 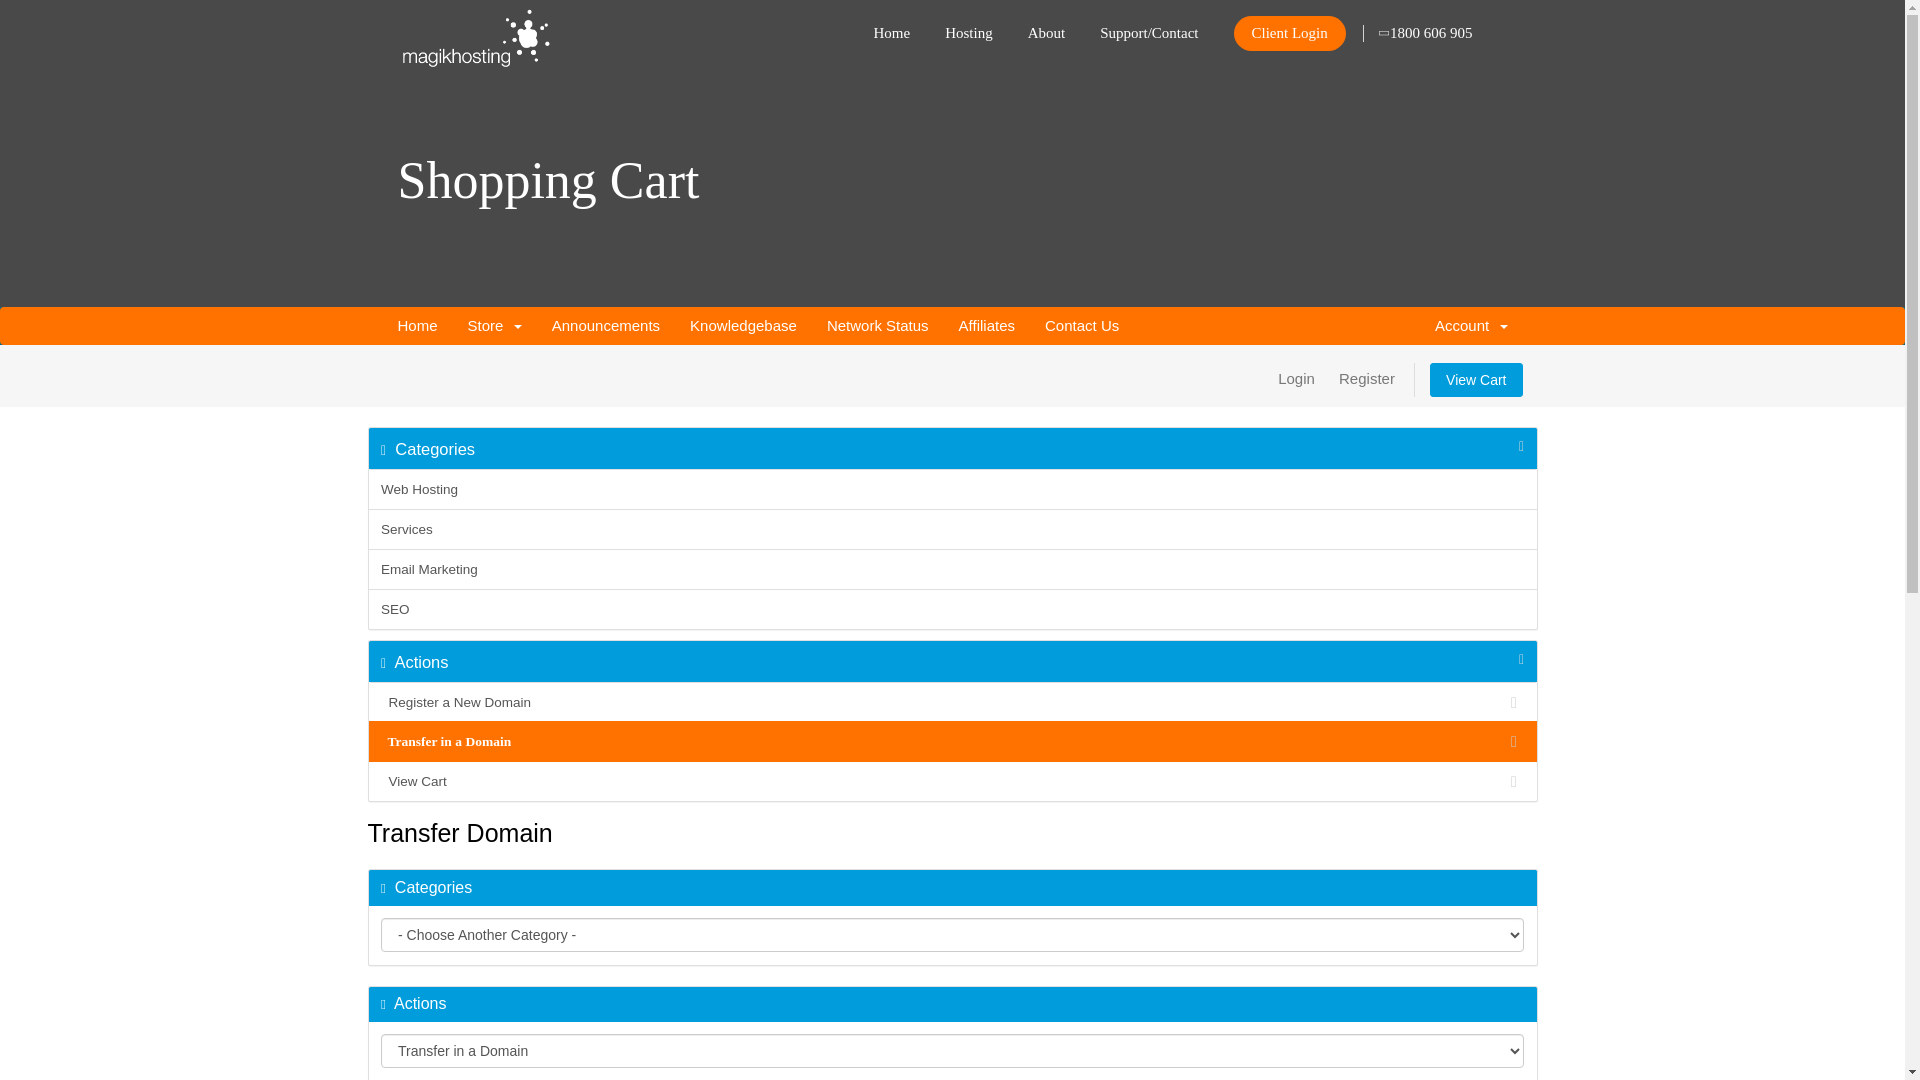 I want to click on 'Support/Contact', so click(x=1098, y=27).